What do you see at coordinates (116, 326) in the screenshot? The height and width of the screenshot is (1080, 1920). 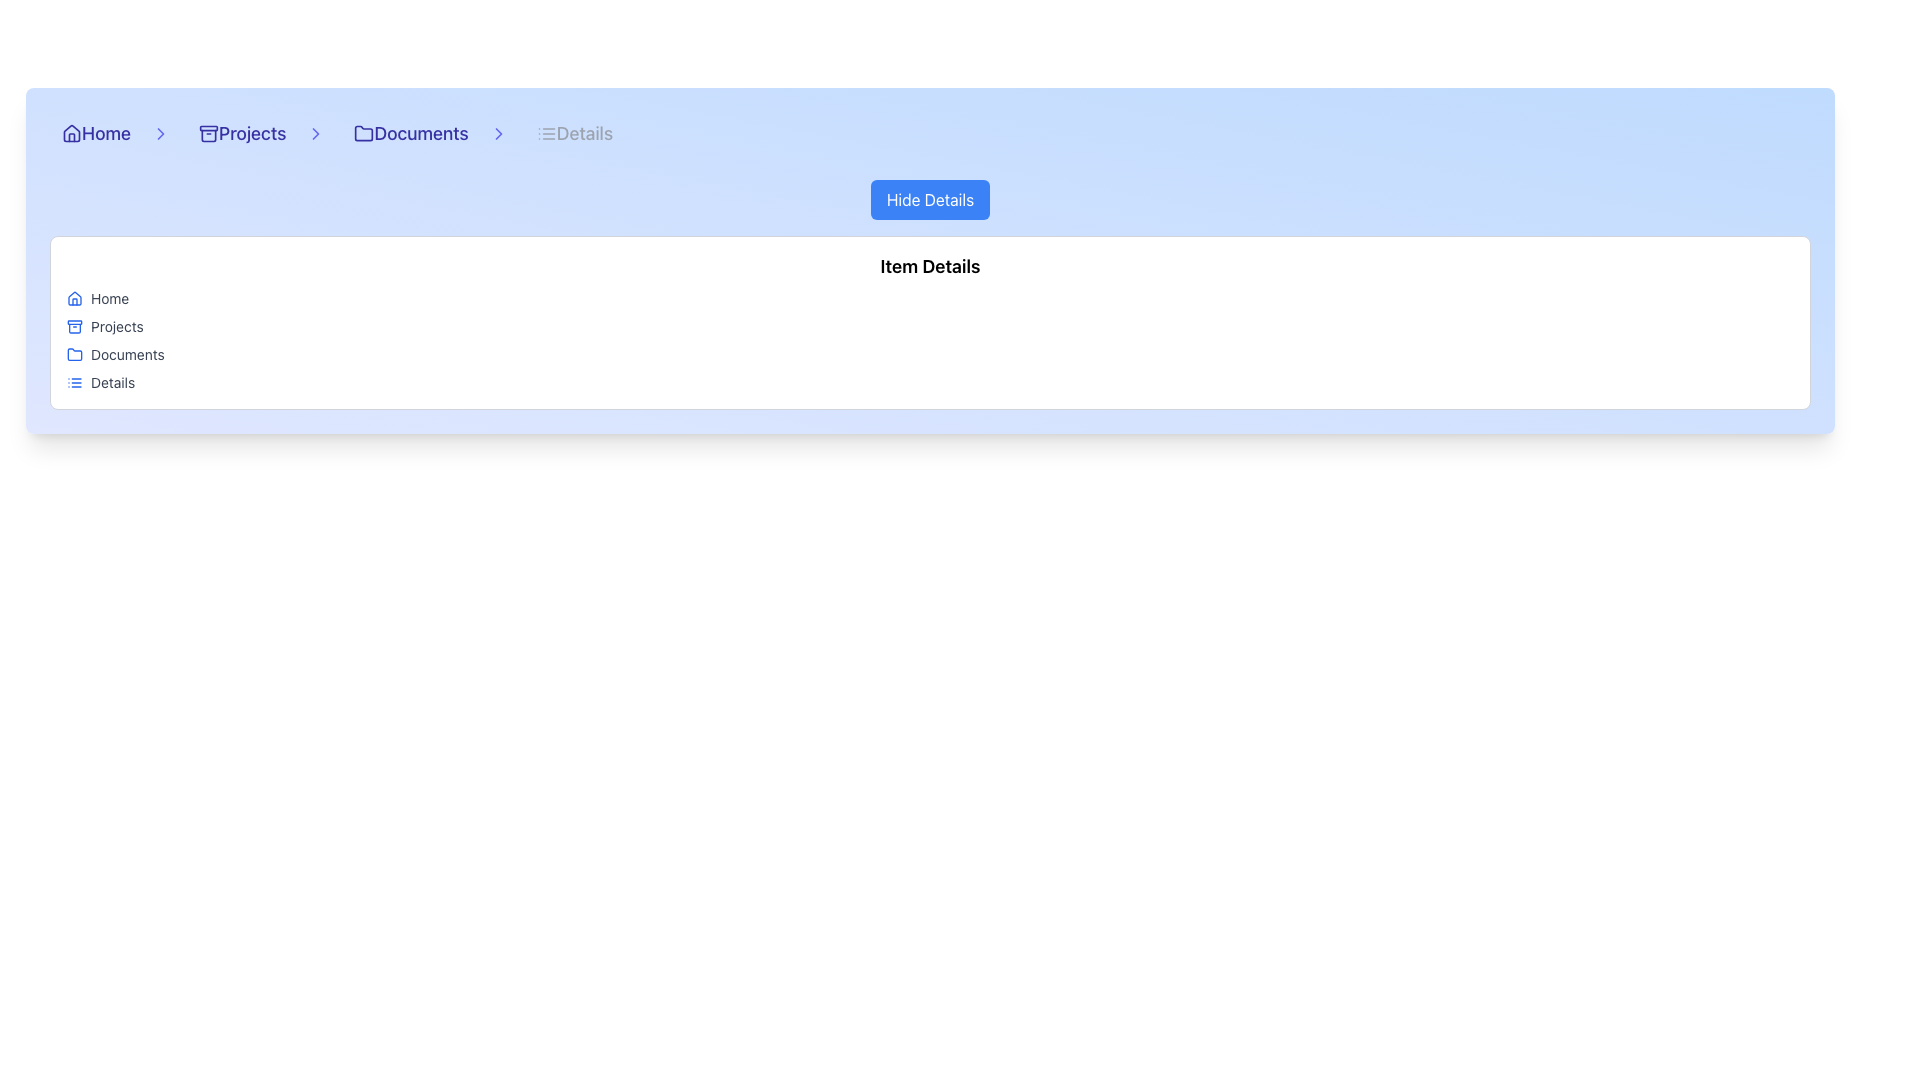 I see `the 'Projects' text label` at bounding box center [116, 326].